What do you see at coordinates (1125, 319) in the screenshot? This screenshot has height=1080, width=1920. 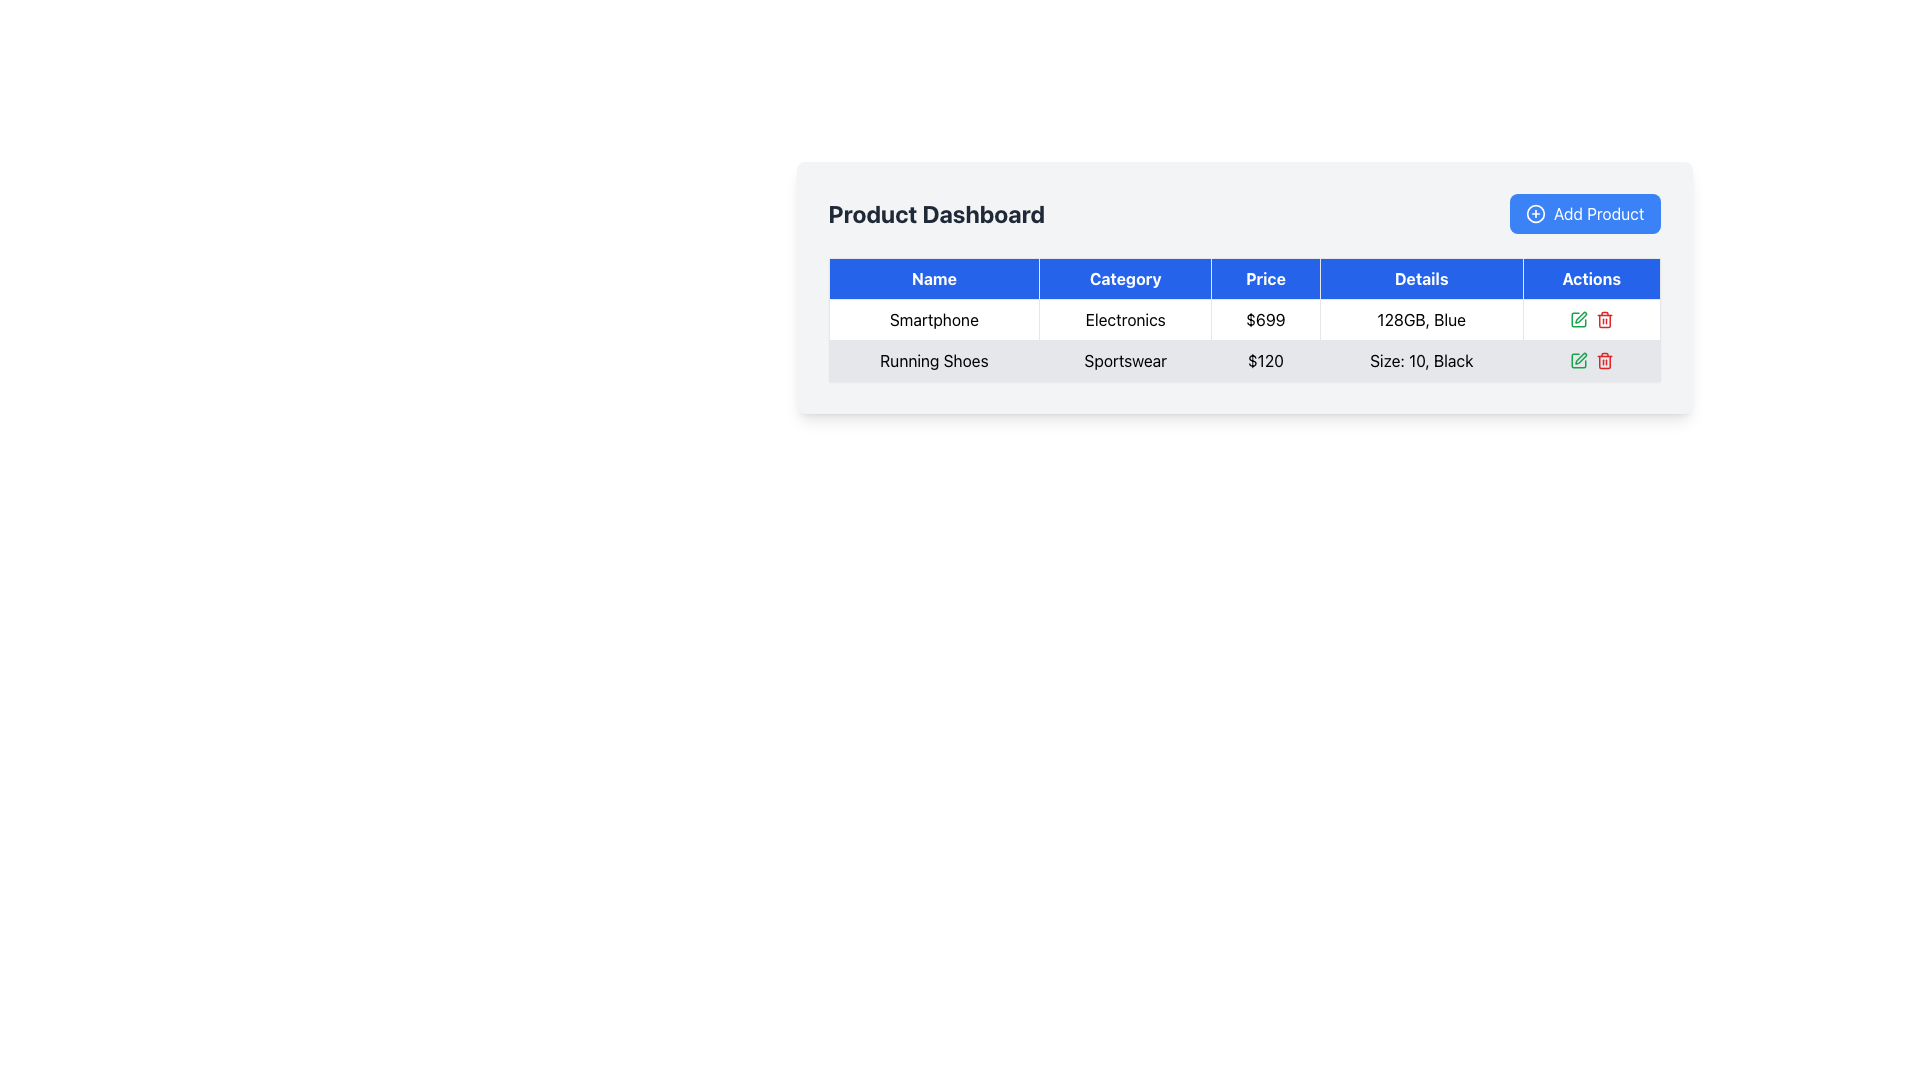 I see `text from the table cell labeled 'Electronics', which is located in the second column of the first row beneath the 'Category' header` at bounding box center [1125, 319].